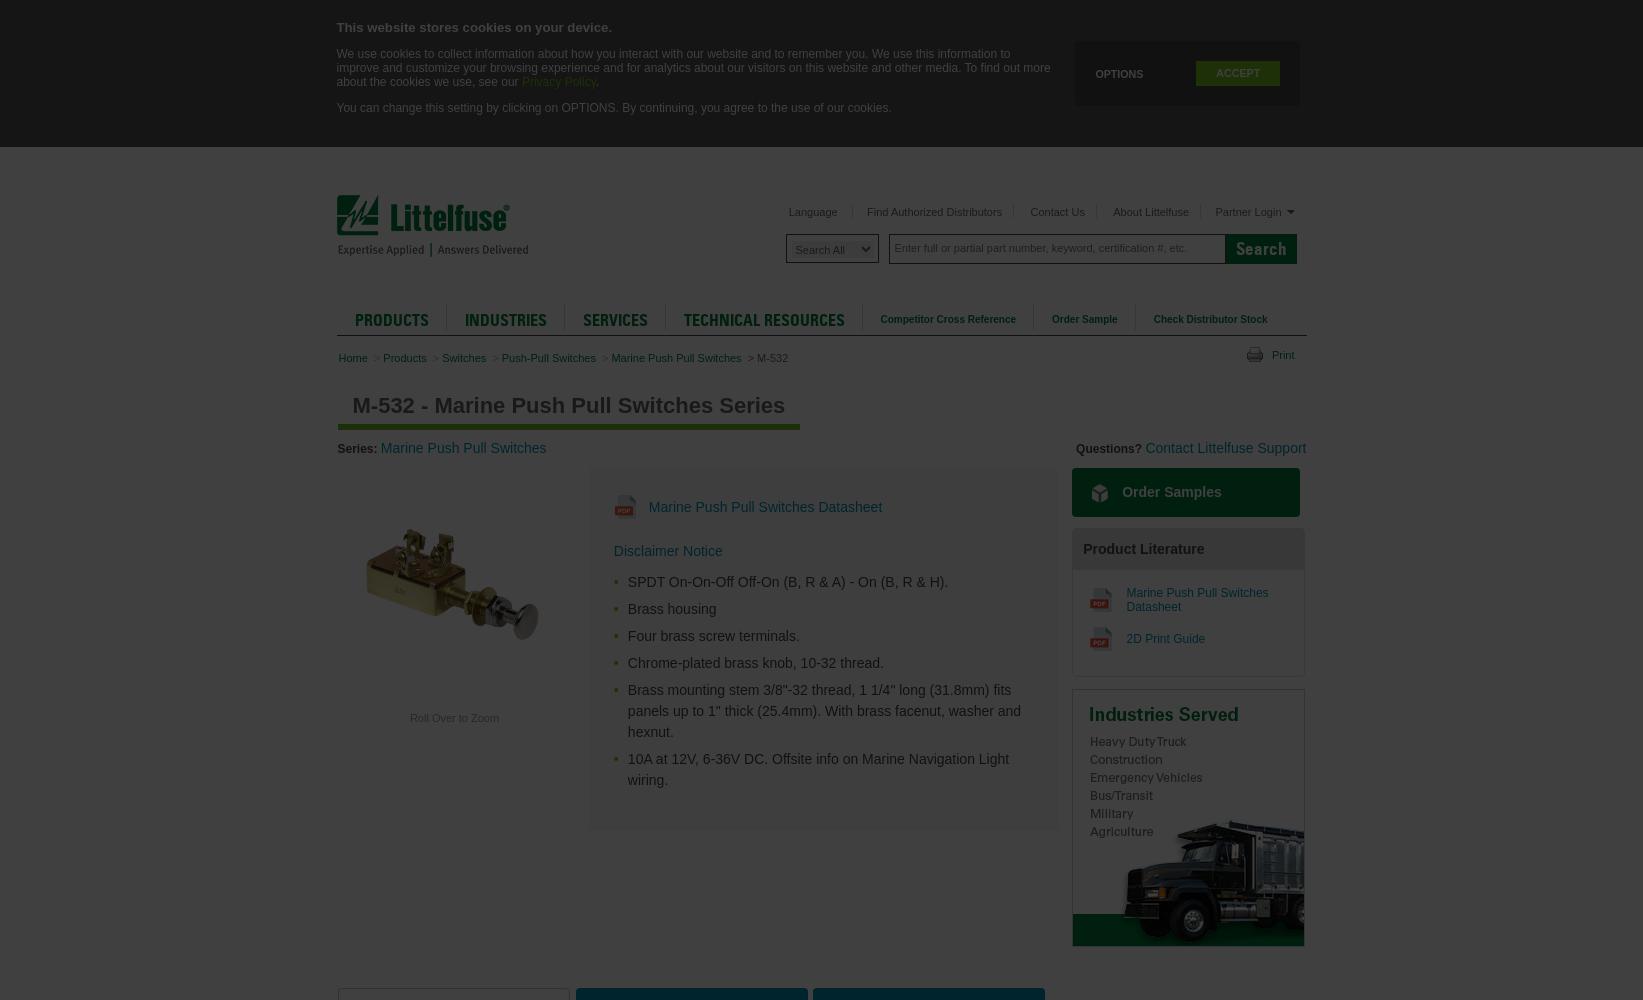 The image size is (1643, 1000). What do you see at coordinates (934, 211) in the screenshot?
I see `'Find Authorized Distributors'` at bounding box center [934, 211].